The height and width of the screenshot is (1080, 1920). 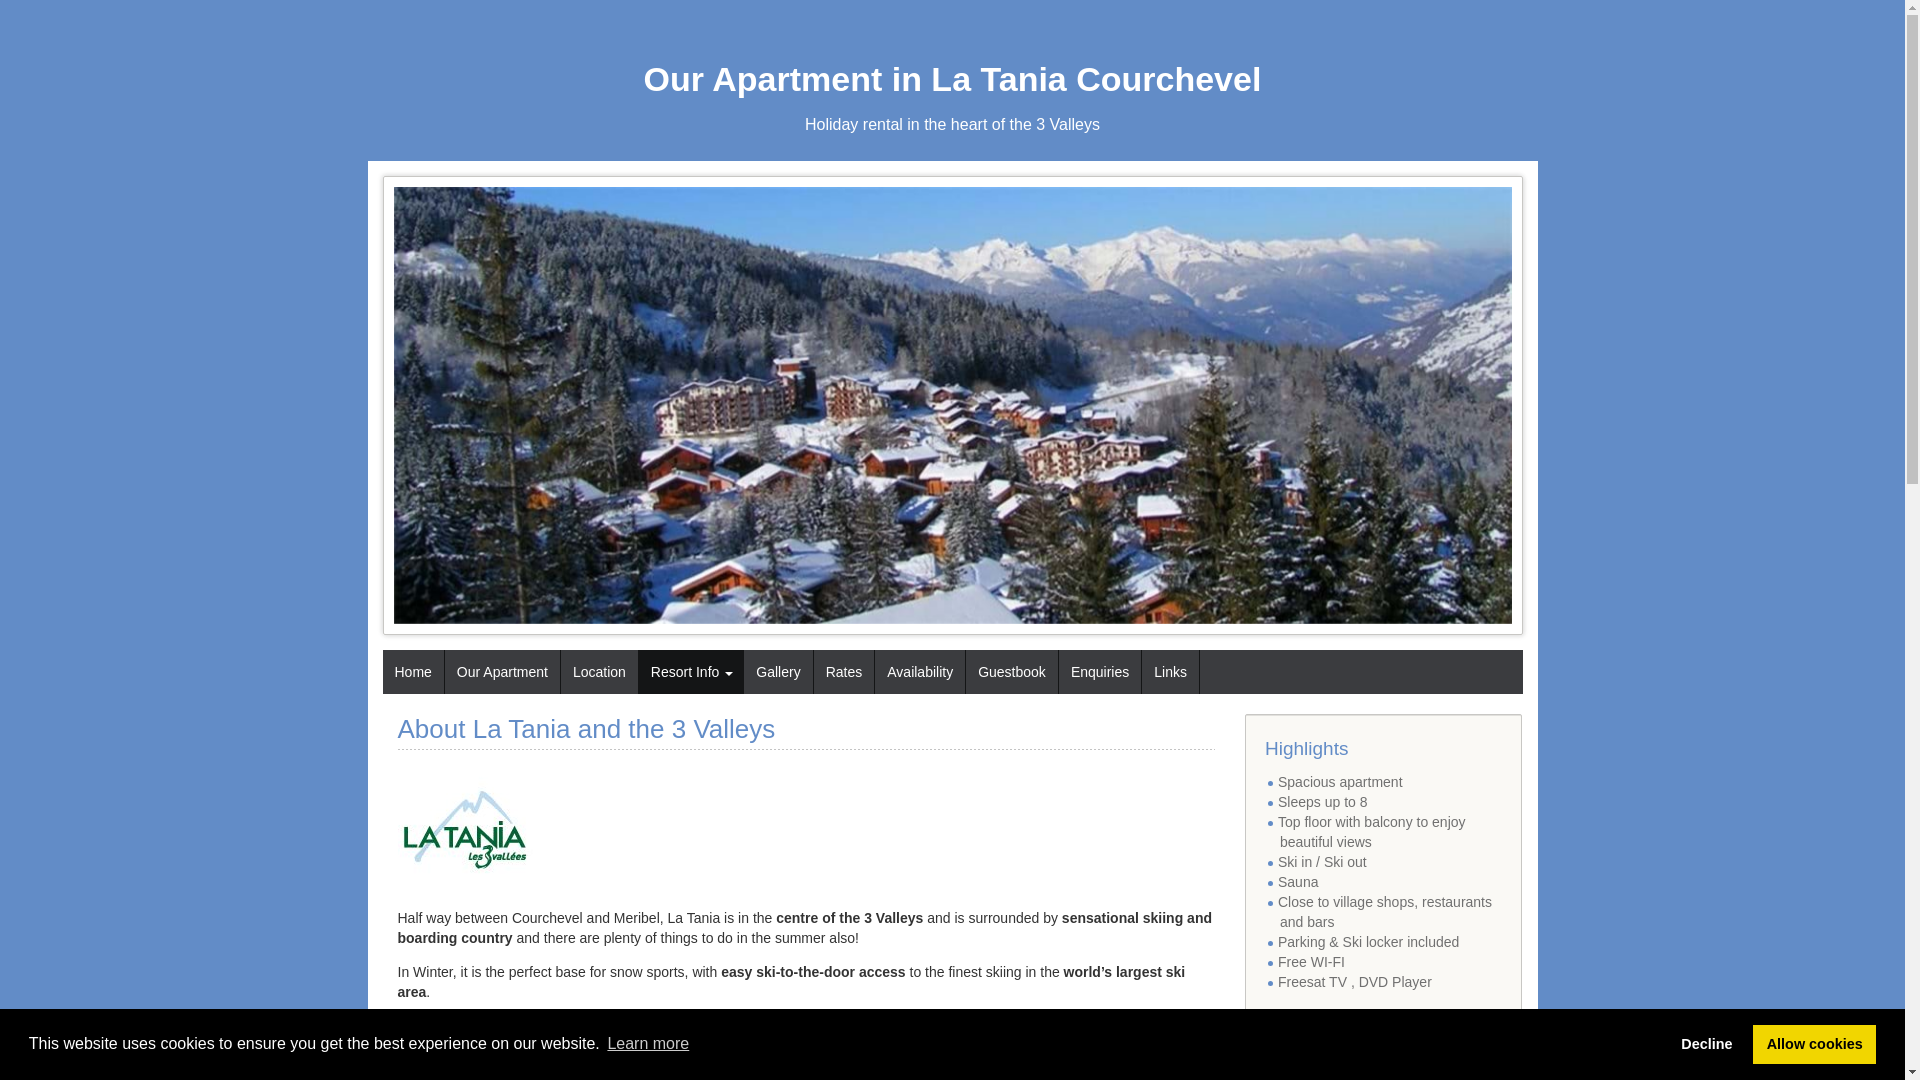 I want to click on 'Availability', so click(x=874, y=671).